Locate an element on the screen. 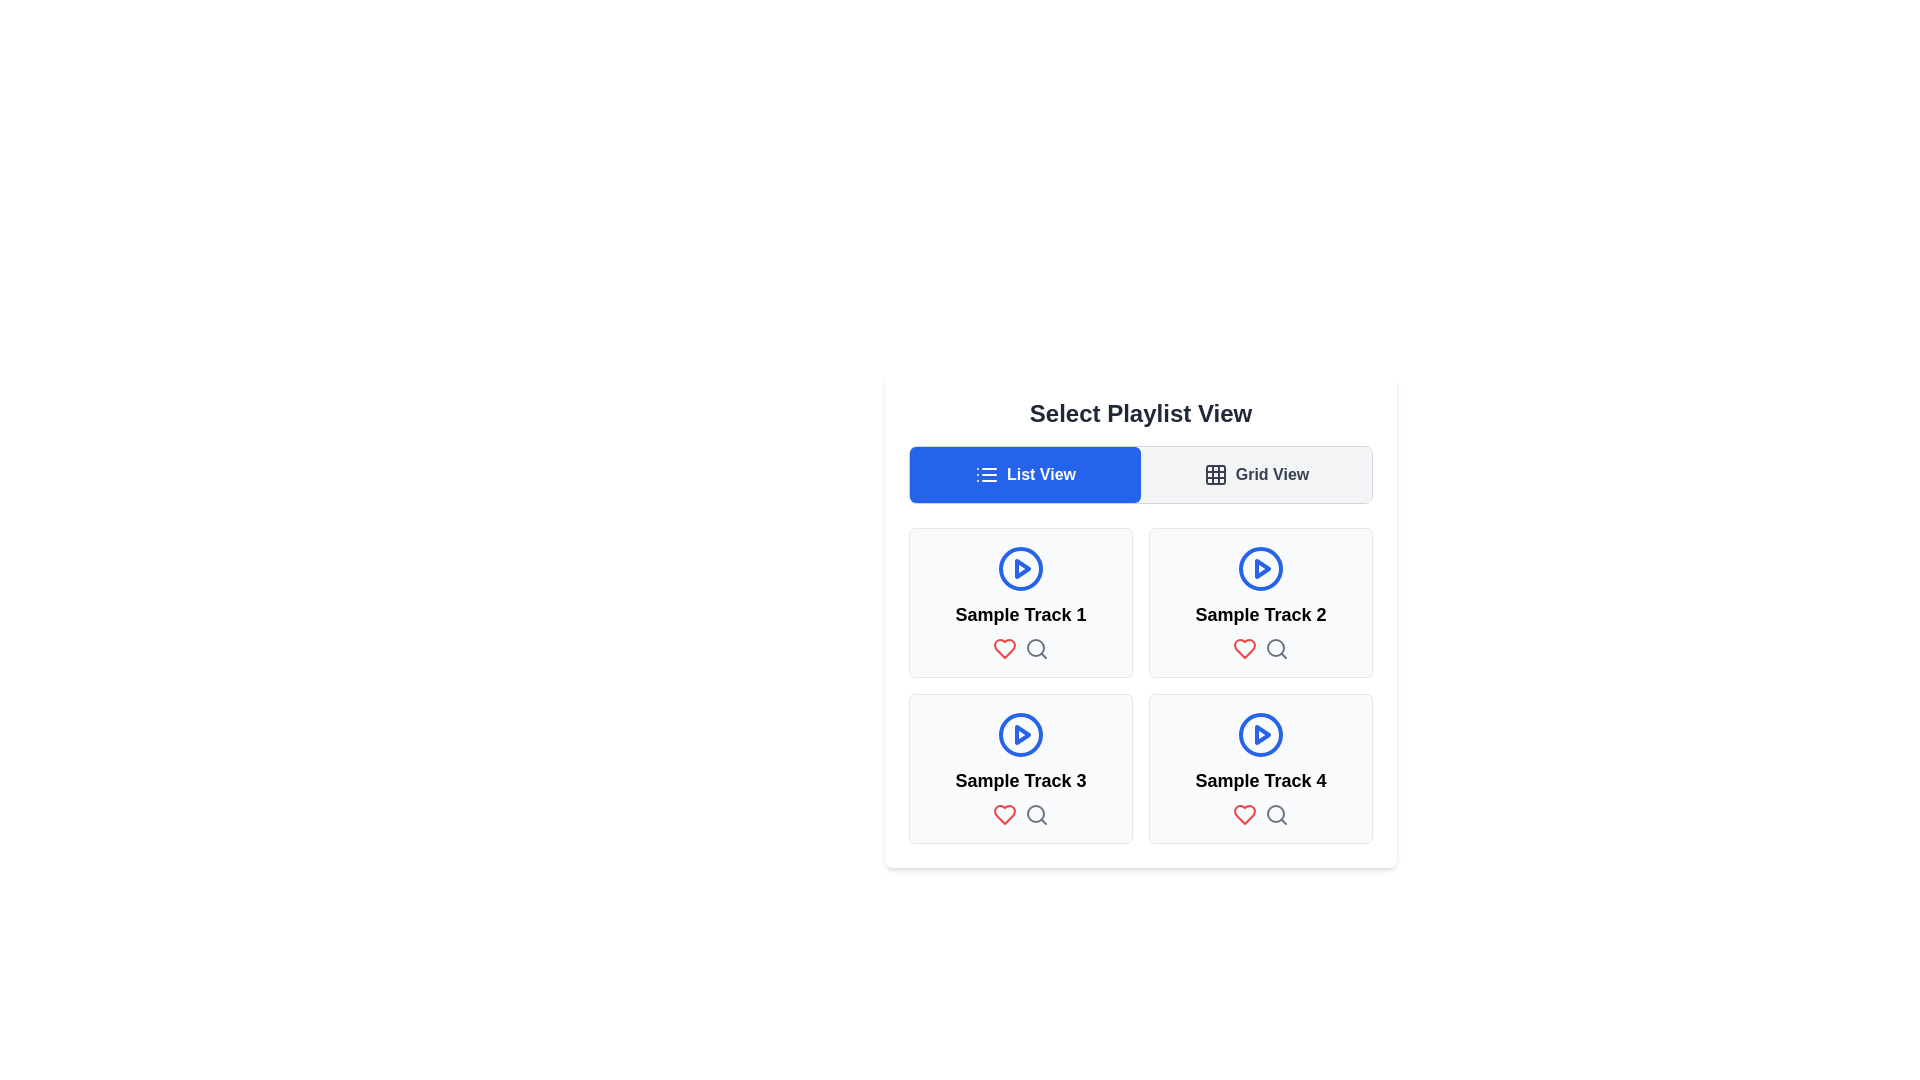 Image resolution: width=1920 pixels, height=1080 pixels. the red heart icon representing the favorite action for 'Sample Track 2' is located at coordinates (1243, 648).